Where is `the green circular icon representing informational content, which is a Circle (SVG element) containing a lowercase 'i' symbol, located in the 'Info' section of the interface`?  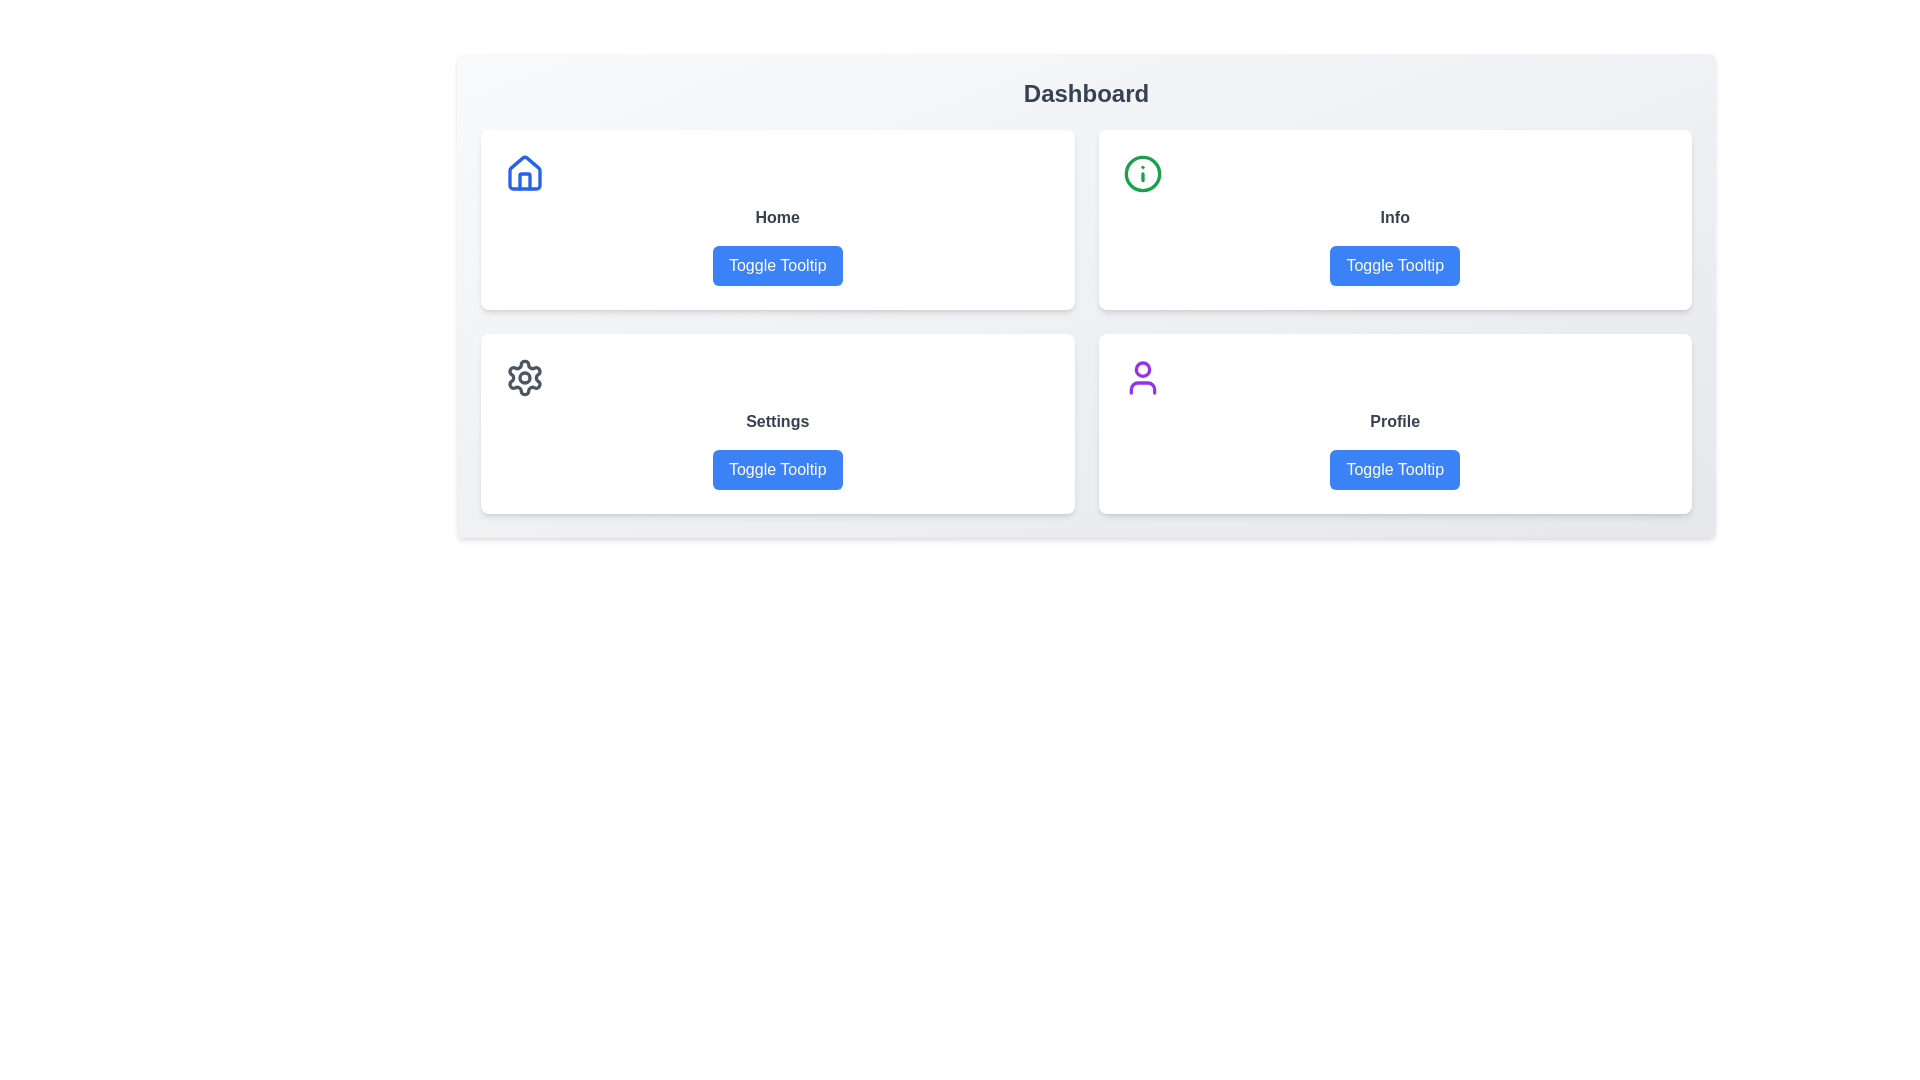
the green circular icon representing informational content, which is a Circle (SVG element) containing a lowercase 'i' symbol, located in the 'Info' section of the interface is located at coordinates (1142, 172).